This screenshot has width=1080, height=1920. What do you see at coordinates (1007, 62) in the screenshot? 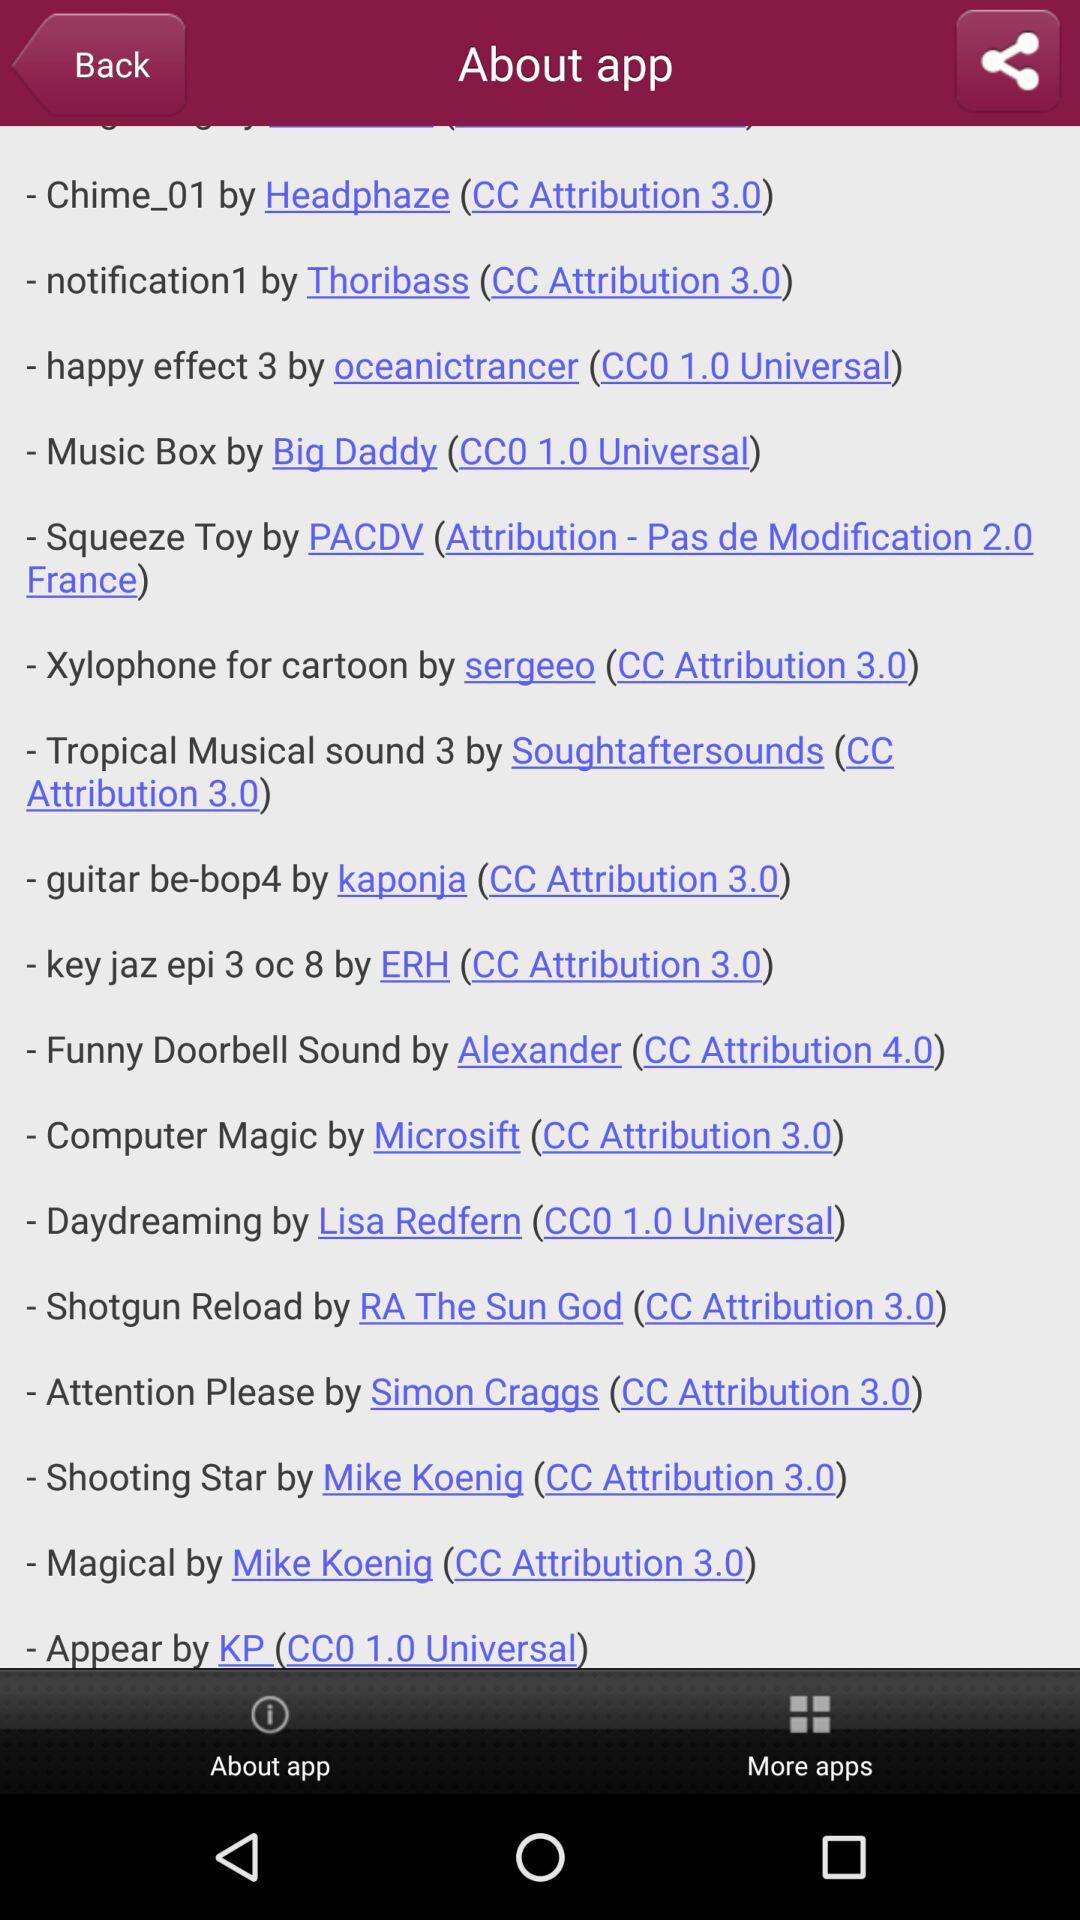
I see `share button` at bounding box center [1007, 62].